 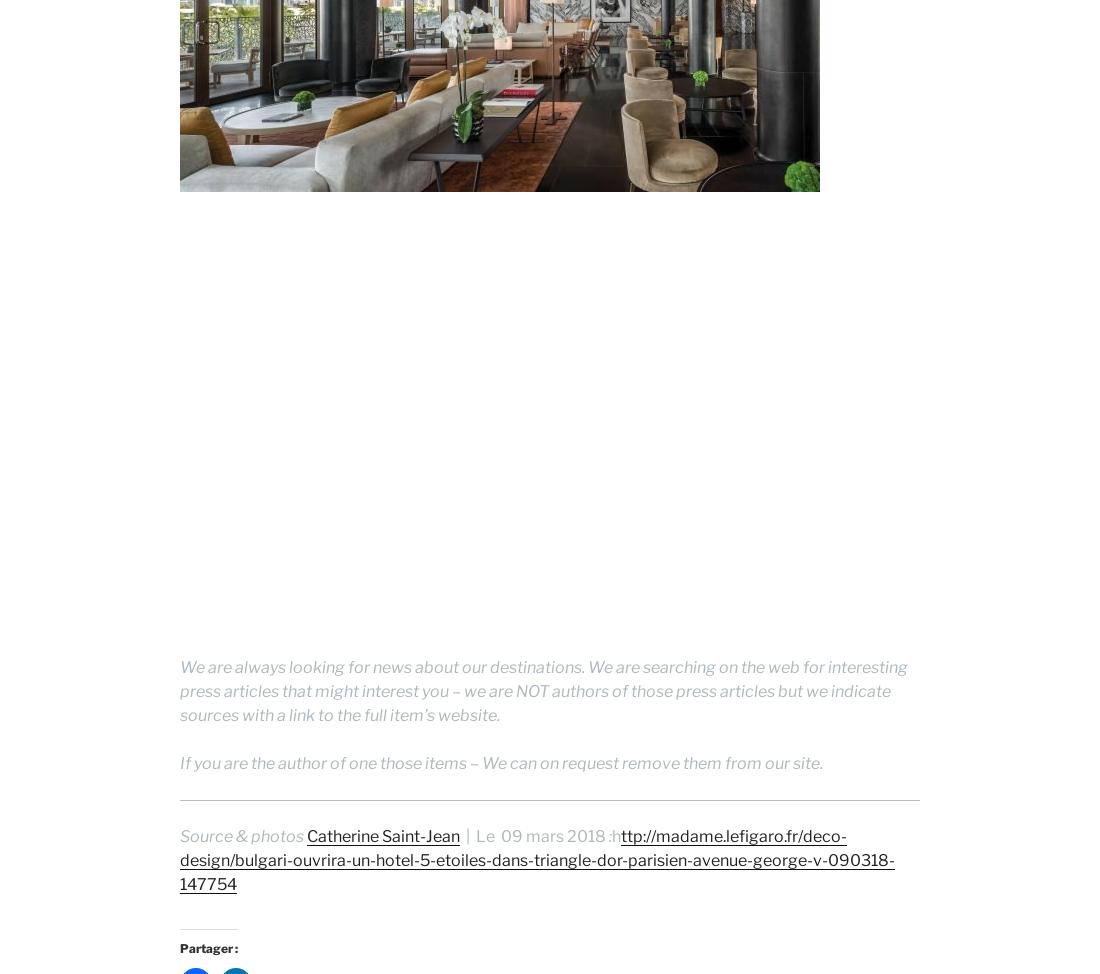 What do you see at coordinates (537, 859) in the screenshot?
I see `'ttp://madame.lefigaro.fr/deco-design/bulgari-ouvrira-un-hotel-5-etoiles-dans-triangle-dor-parisien-avenue-george-v-090318-147754'` at bounding box center [537, 859].